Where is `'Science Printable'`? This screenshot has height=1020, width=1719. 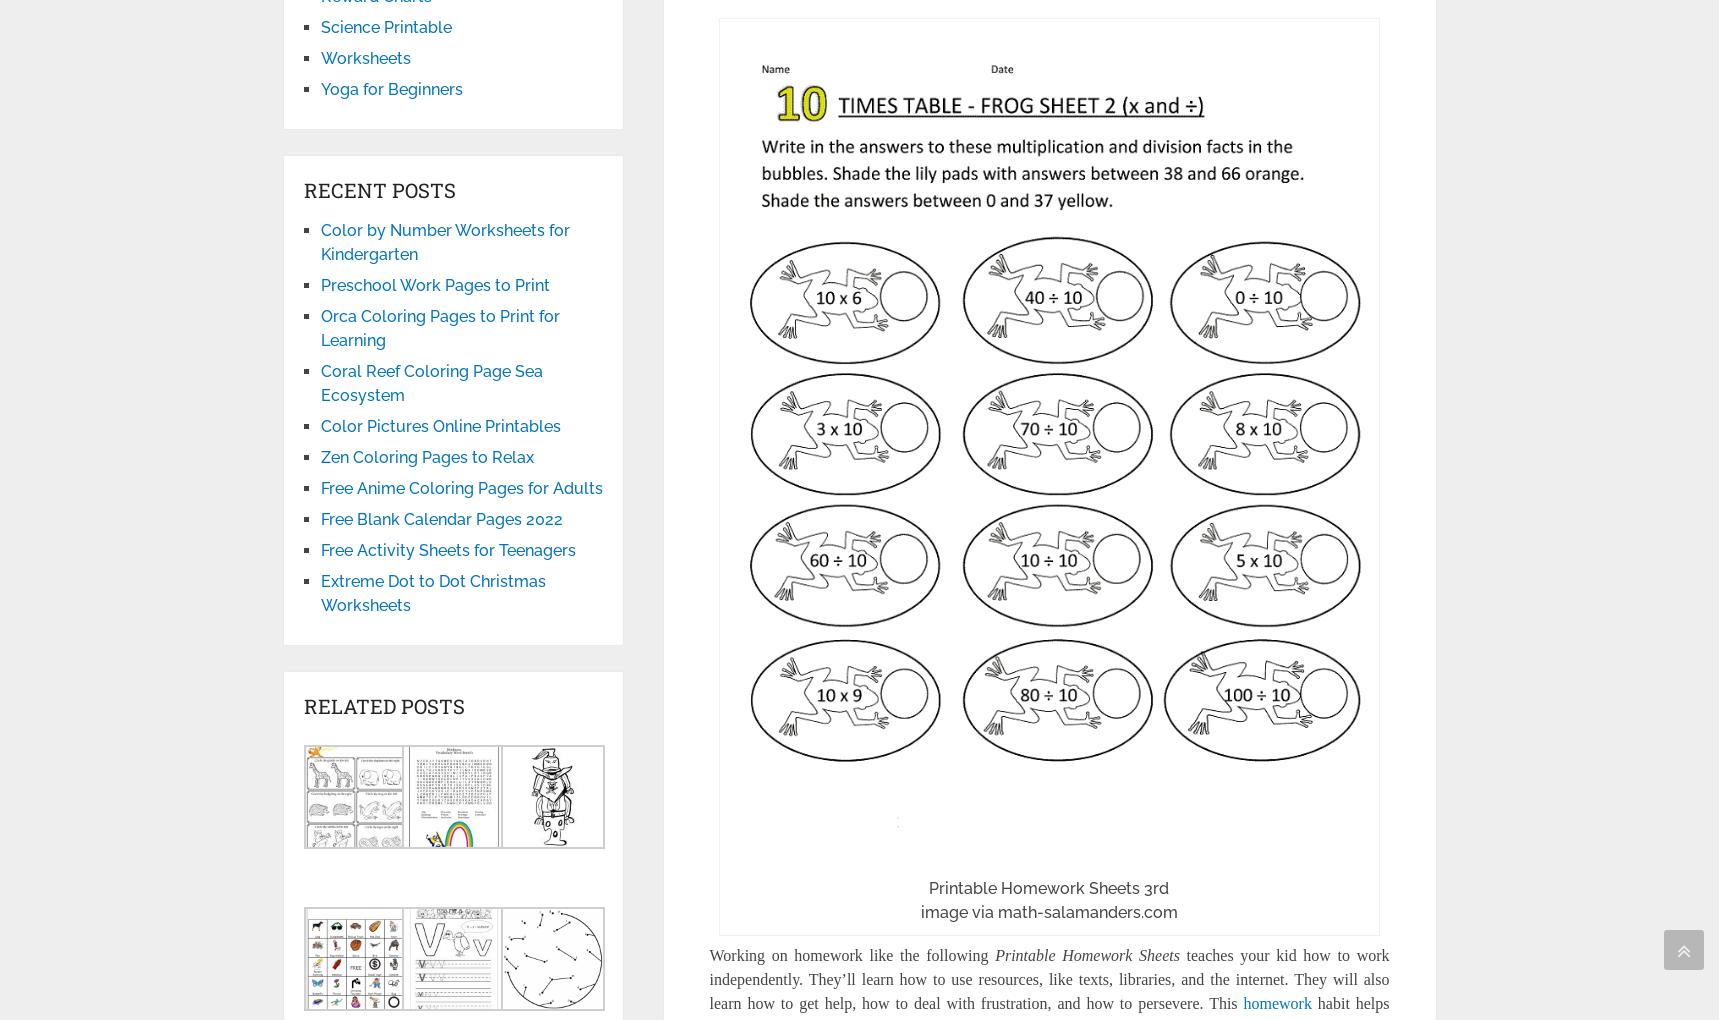
'Science Printable' is located at coordinates (384, 26).